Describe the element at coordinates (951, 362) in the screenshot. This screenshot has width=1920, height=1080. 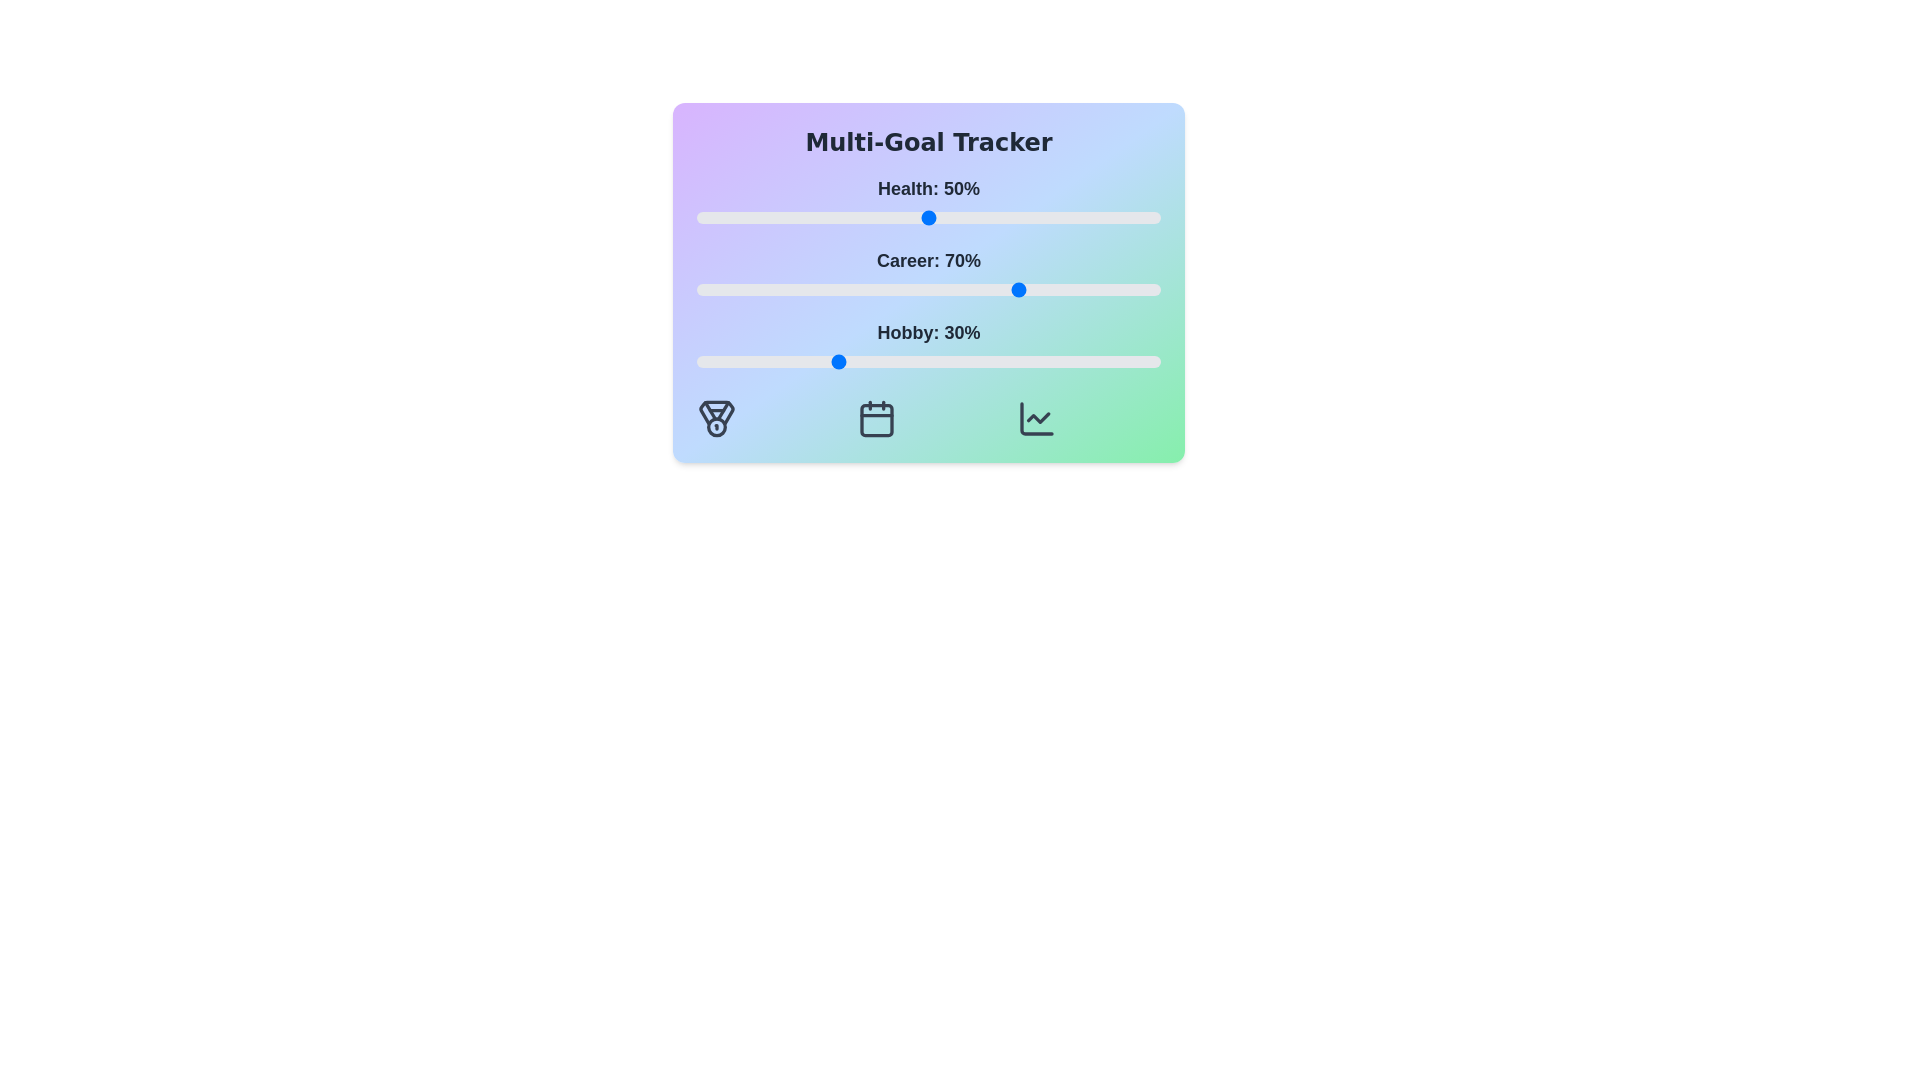
I see `the 'Hobby' slider to 55%` at that location.